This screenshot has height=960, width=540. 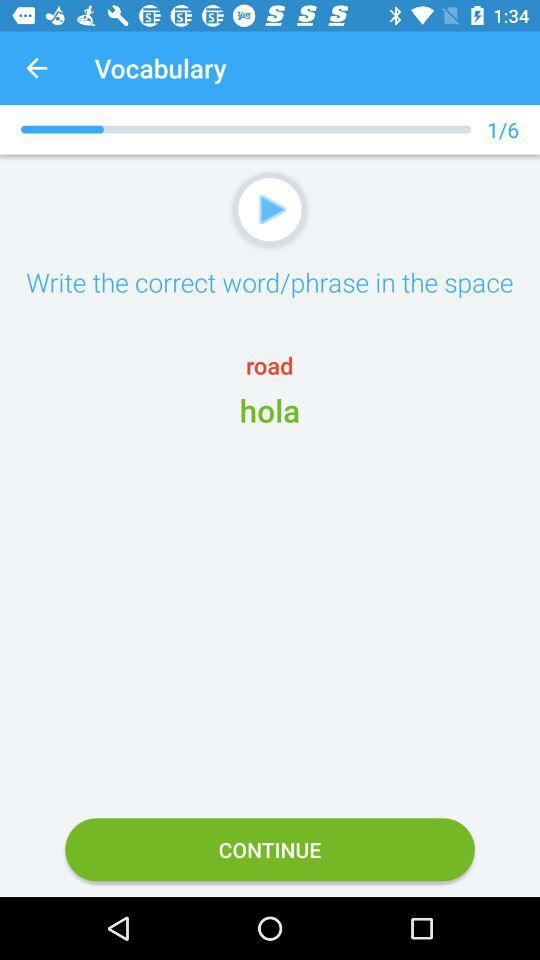 I want to click on continue, so click(x=270, y=848).